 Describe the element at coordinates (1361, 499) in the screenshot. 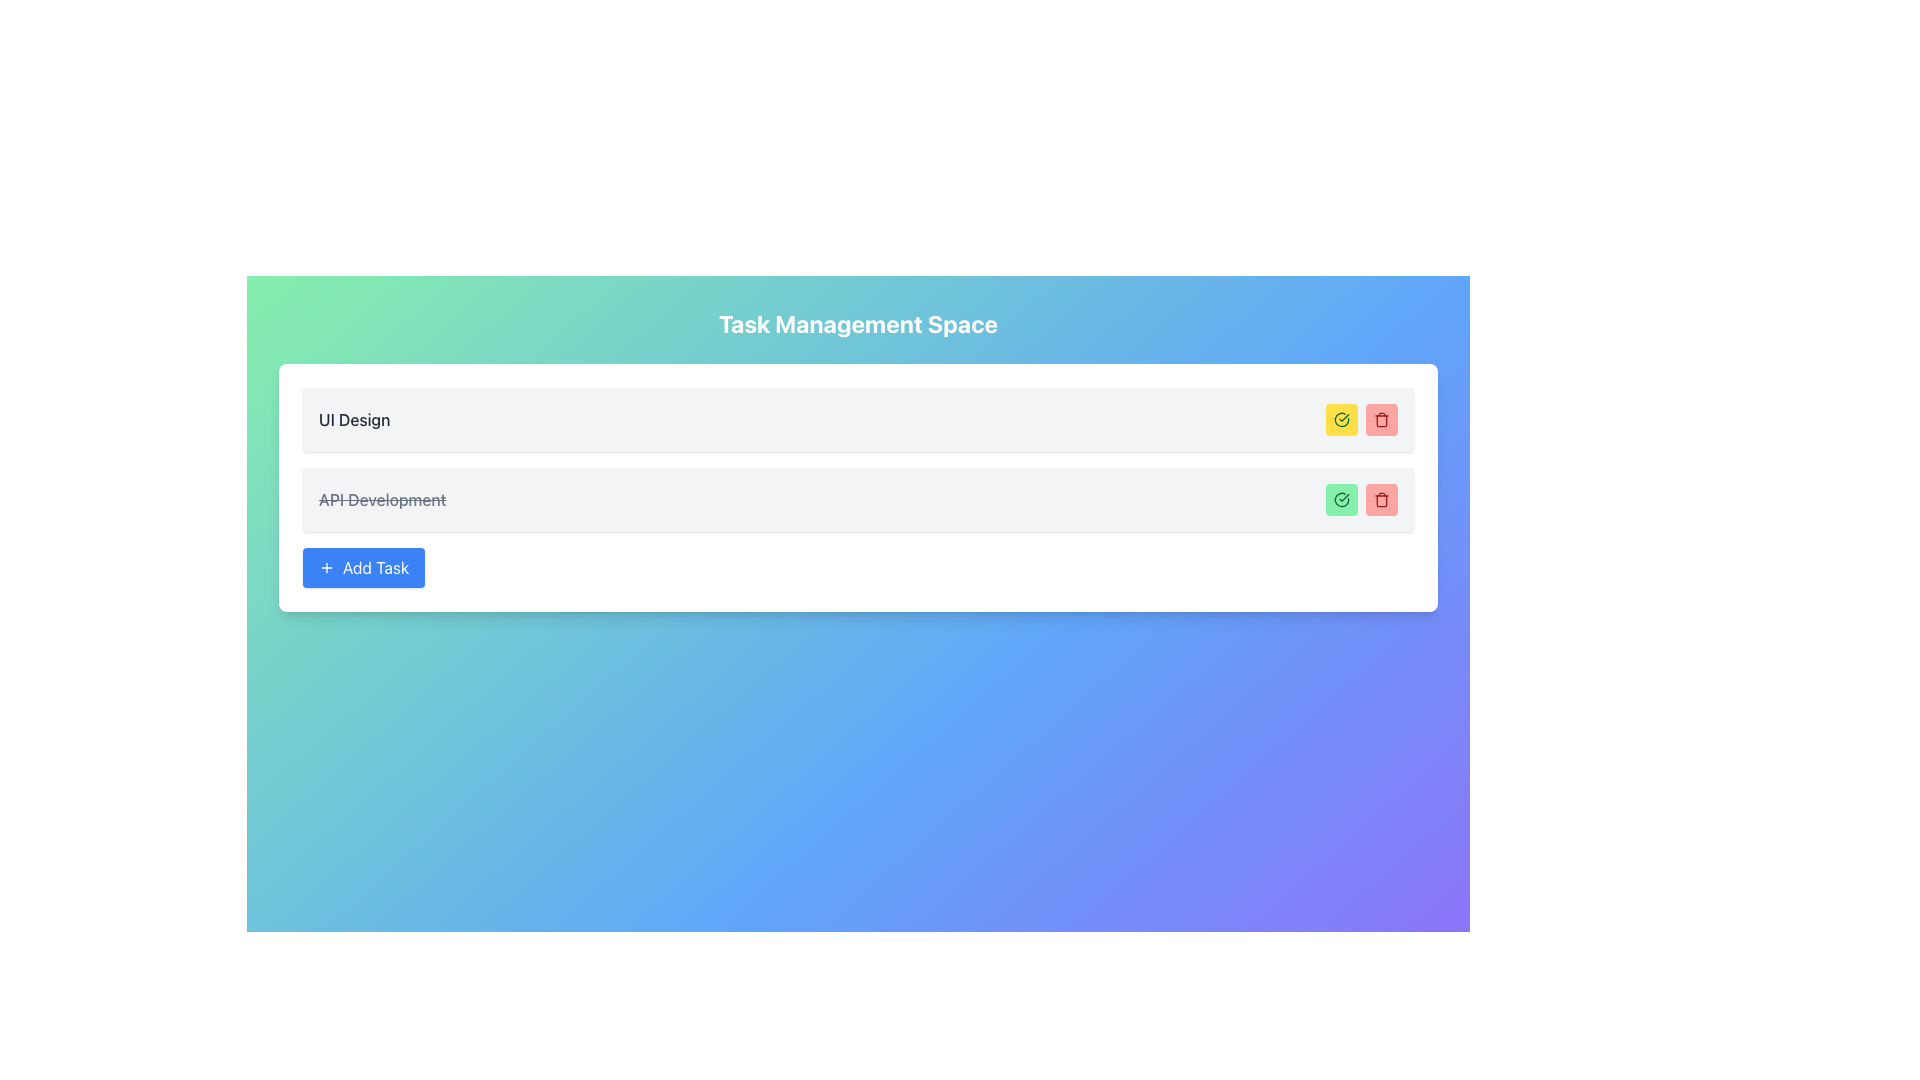

I see `the composite element containing two buttons in the 'API Development' section, which includes a green button with a checkmark and a red button with a trashcan icon, to trigger tooltip or visual feedback` at that location.